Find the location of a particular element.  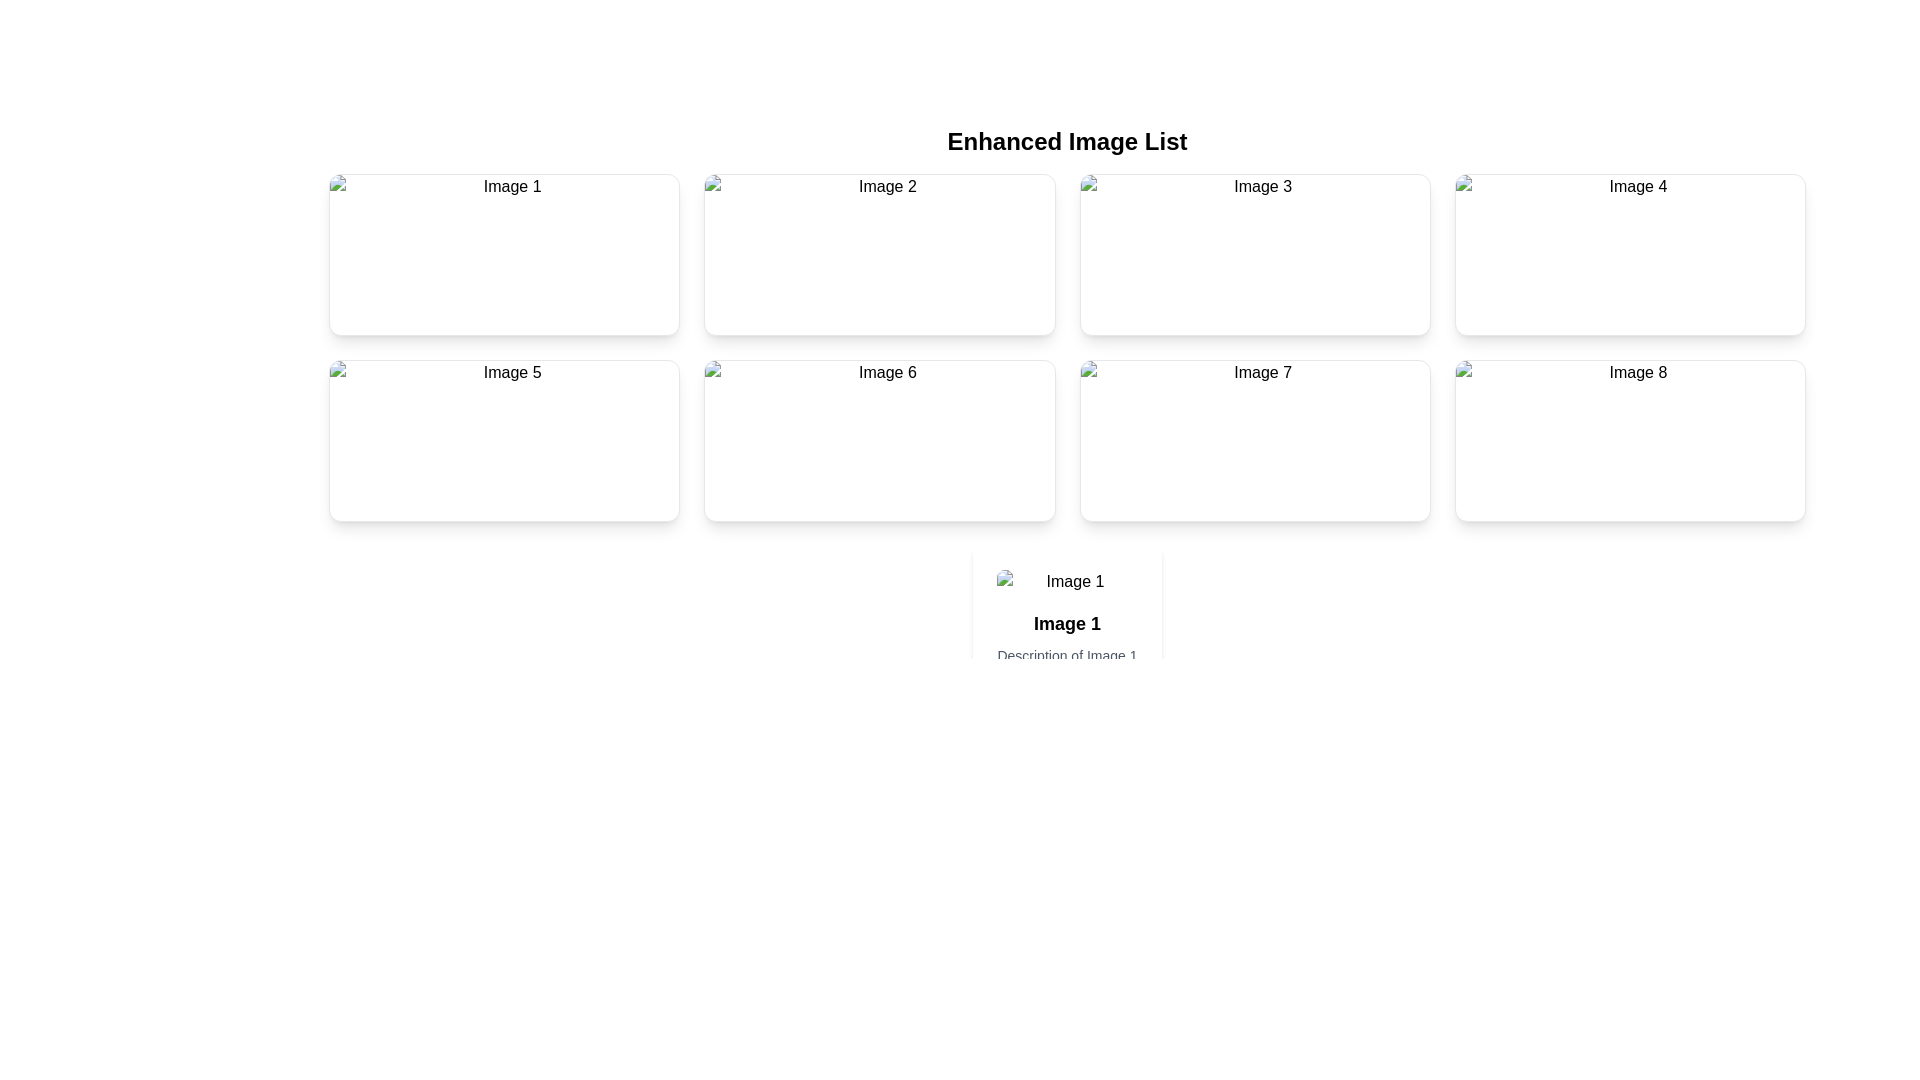

the second interactive card in the grid layout is located at coordinates (879, 253).